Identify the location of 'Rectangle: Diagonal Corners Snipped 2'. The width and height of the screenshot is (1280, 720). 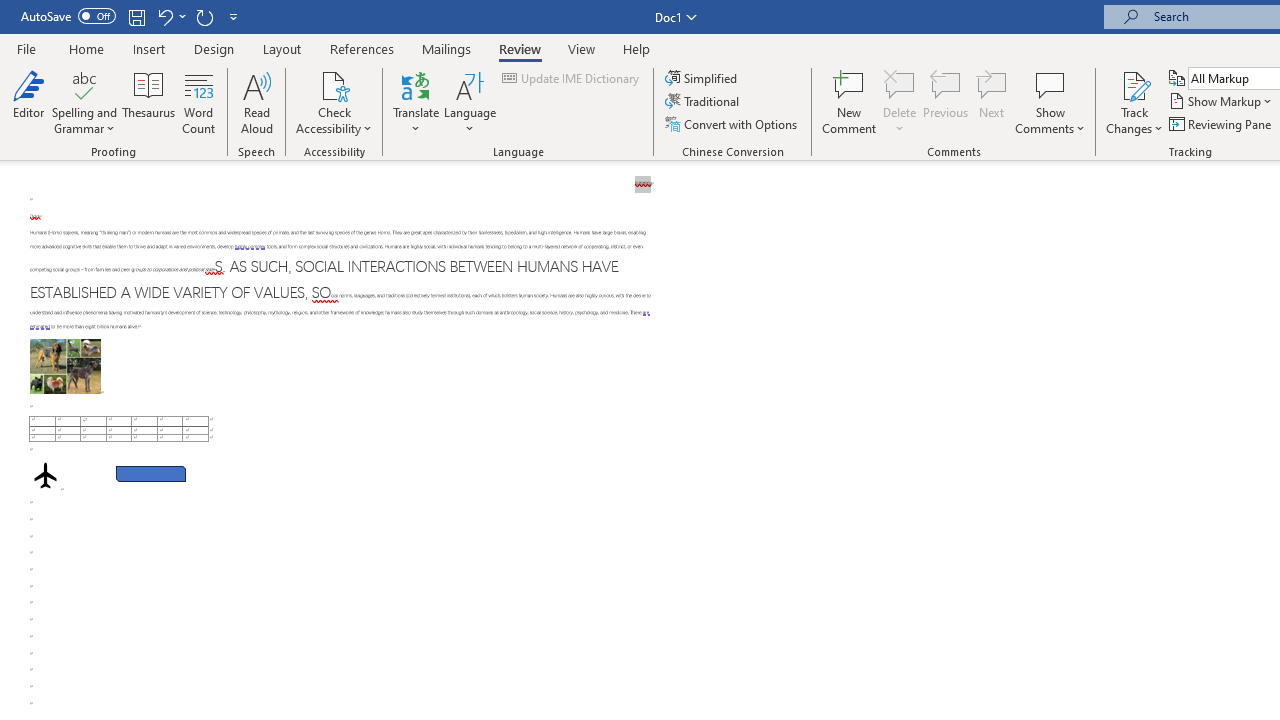
(150, 473).